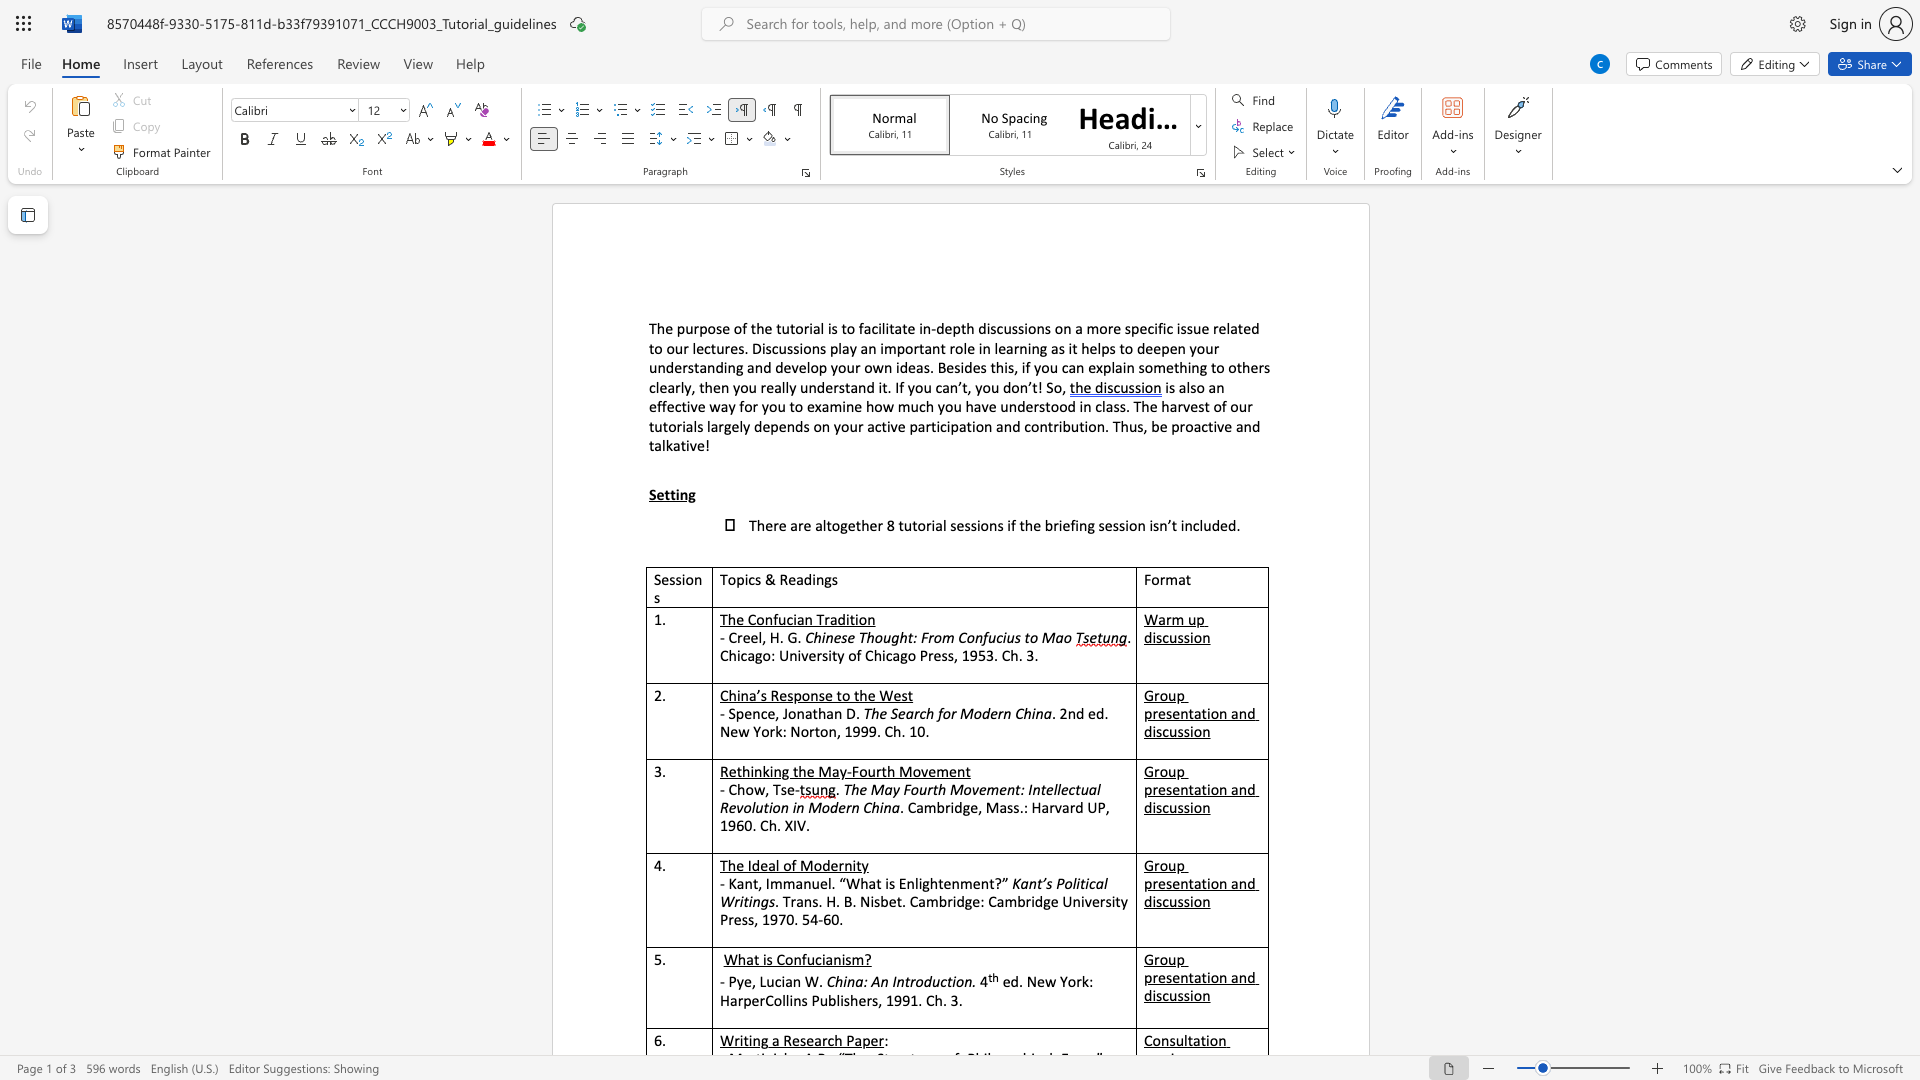  Describe the element at coordinates (1075, 882) in the screenshot. I see `the subset text "itic" within the text "Kant’s Political Writings"` at that location.